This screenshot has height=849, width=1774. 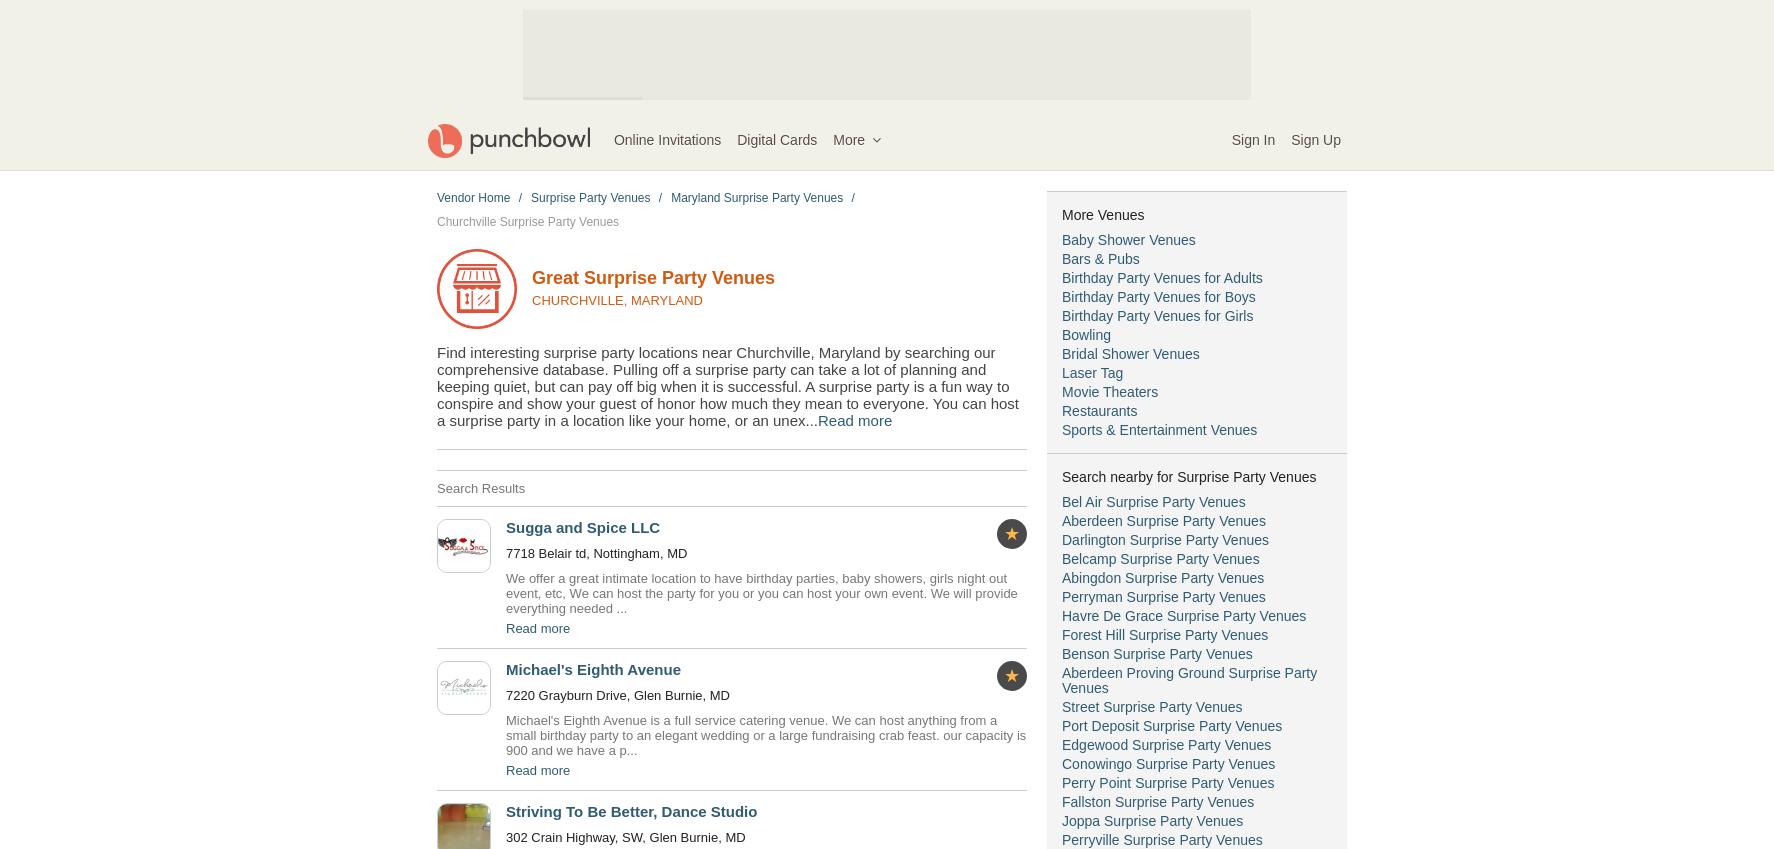 What do you see at coordinates (435, 487) in the screenshot?
I see `'Search Results'` at bounding box center [435, 487].